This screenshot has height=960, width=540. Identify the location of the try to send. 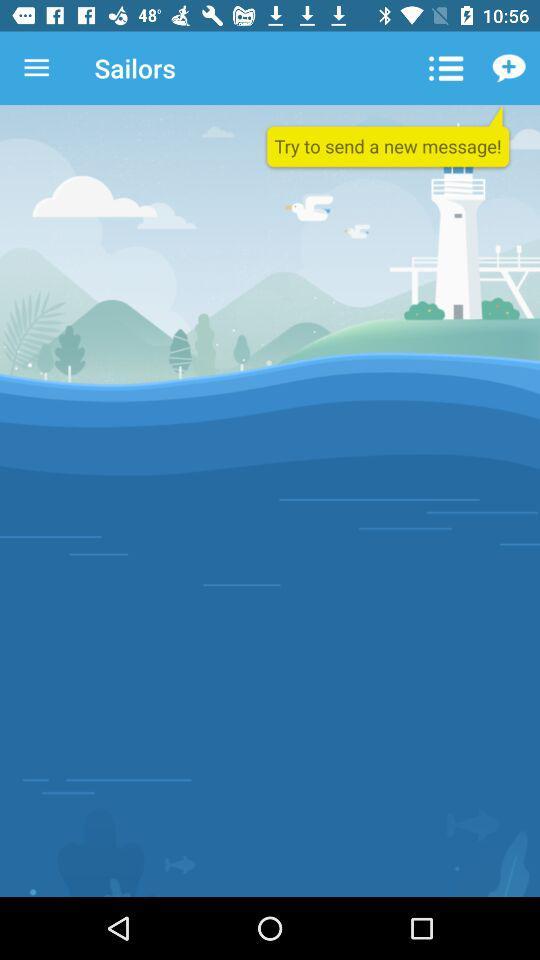
(388, 137).